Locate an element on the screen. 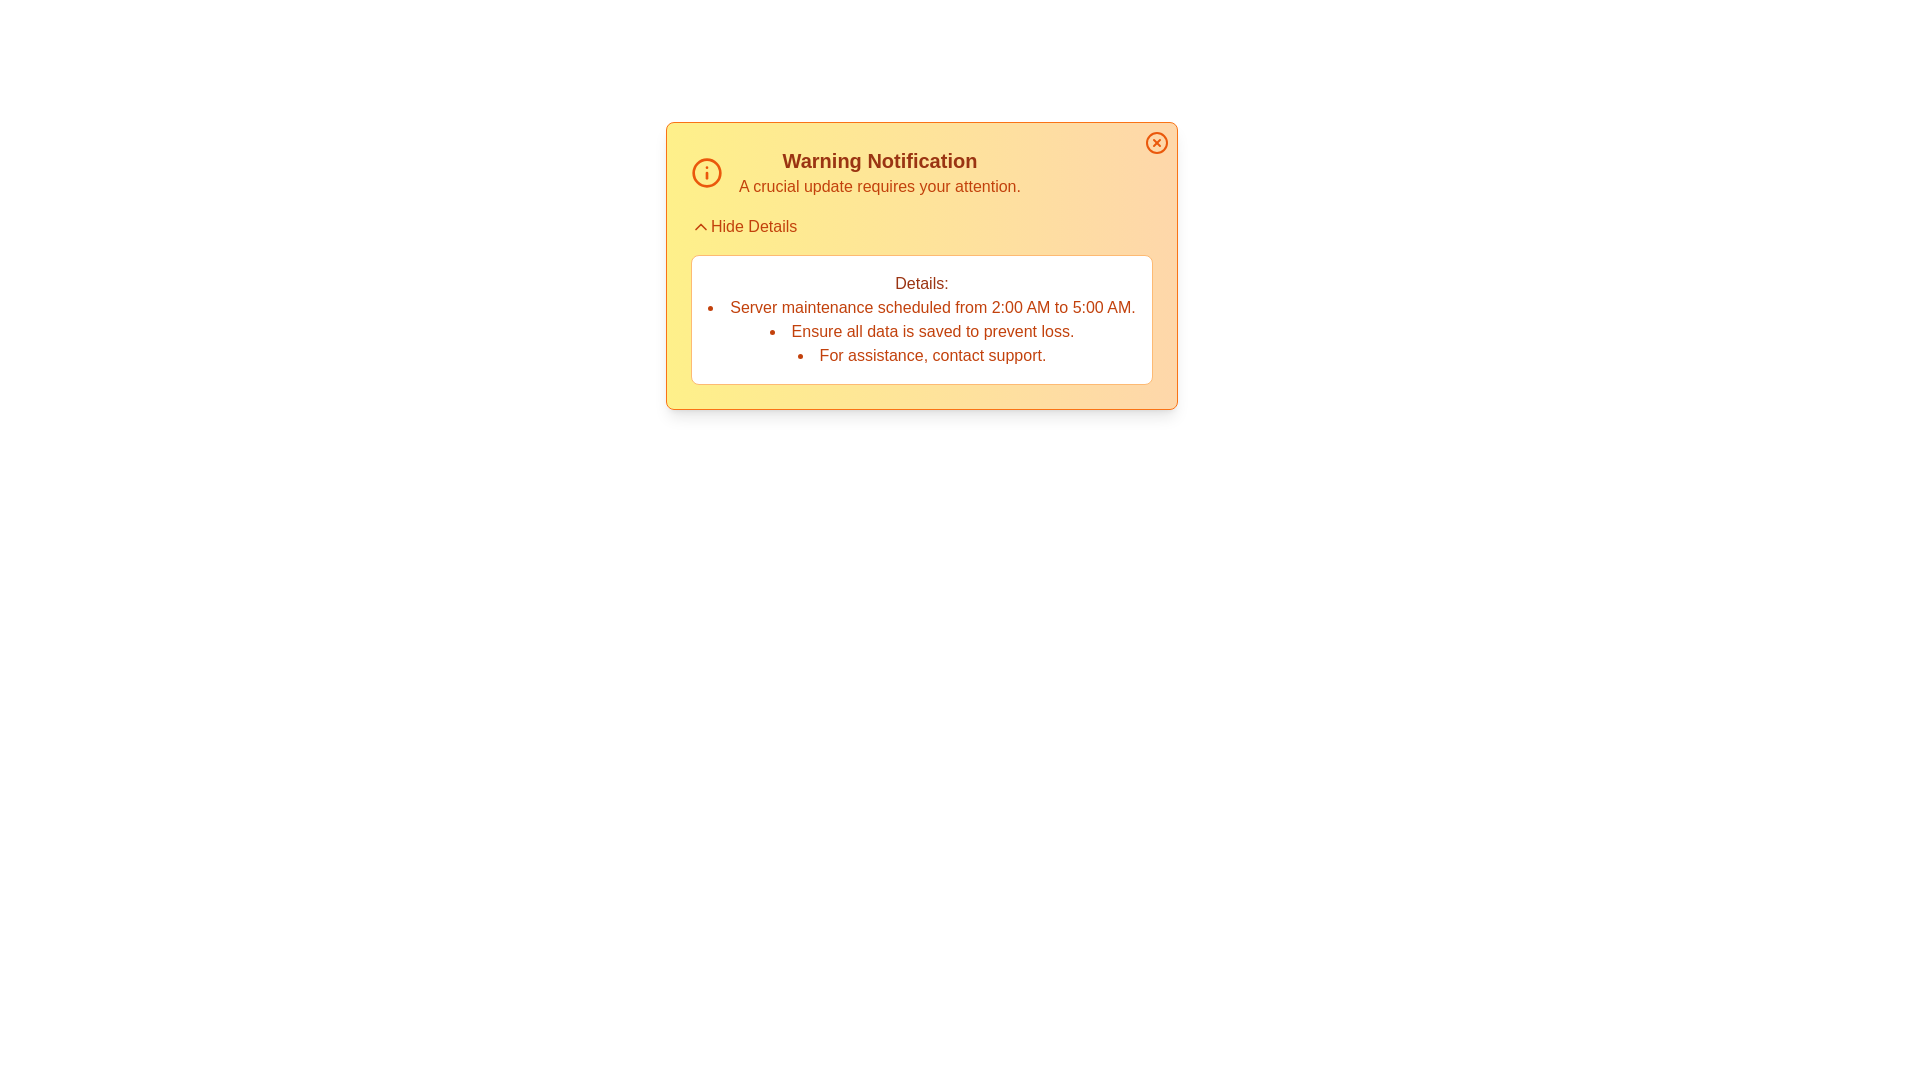  close button at the top-right corner of the notification panel to hide it is located at coordinates (1156, 141).